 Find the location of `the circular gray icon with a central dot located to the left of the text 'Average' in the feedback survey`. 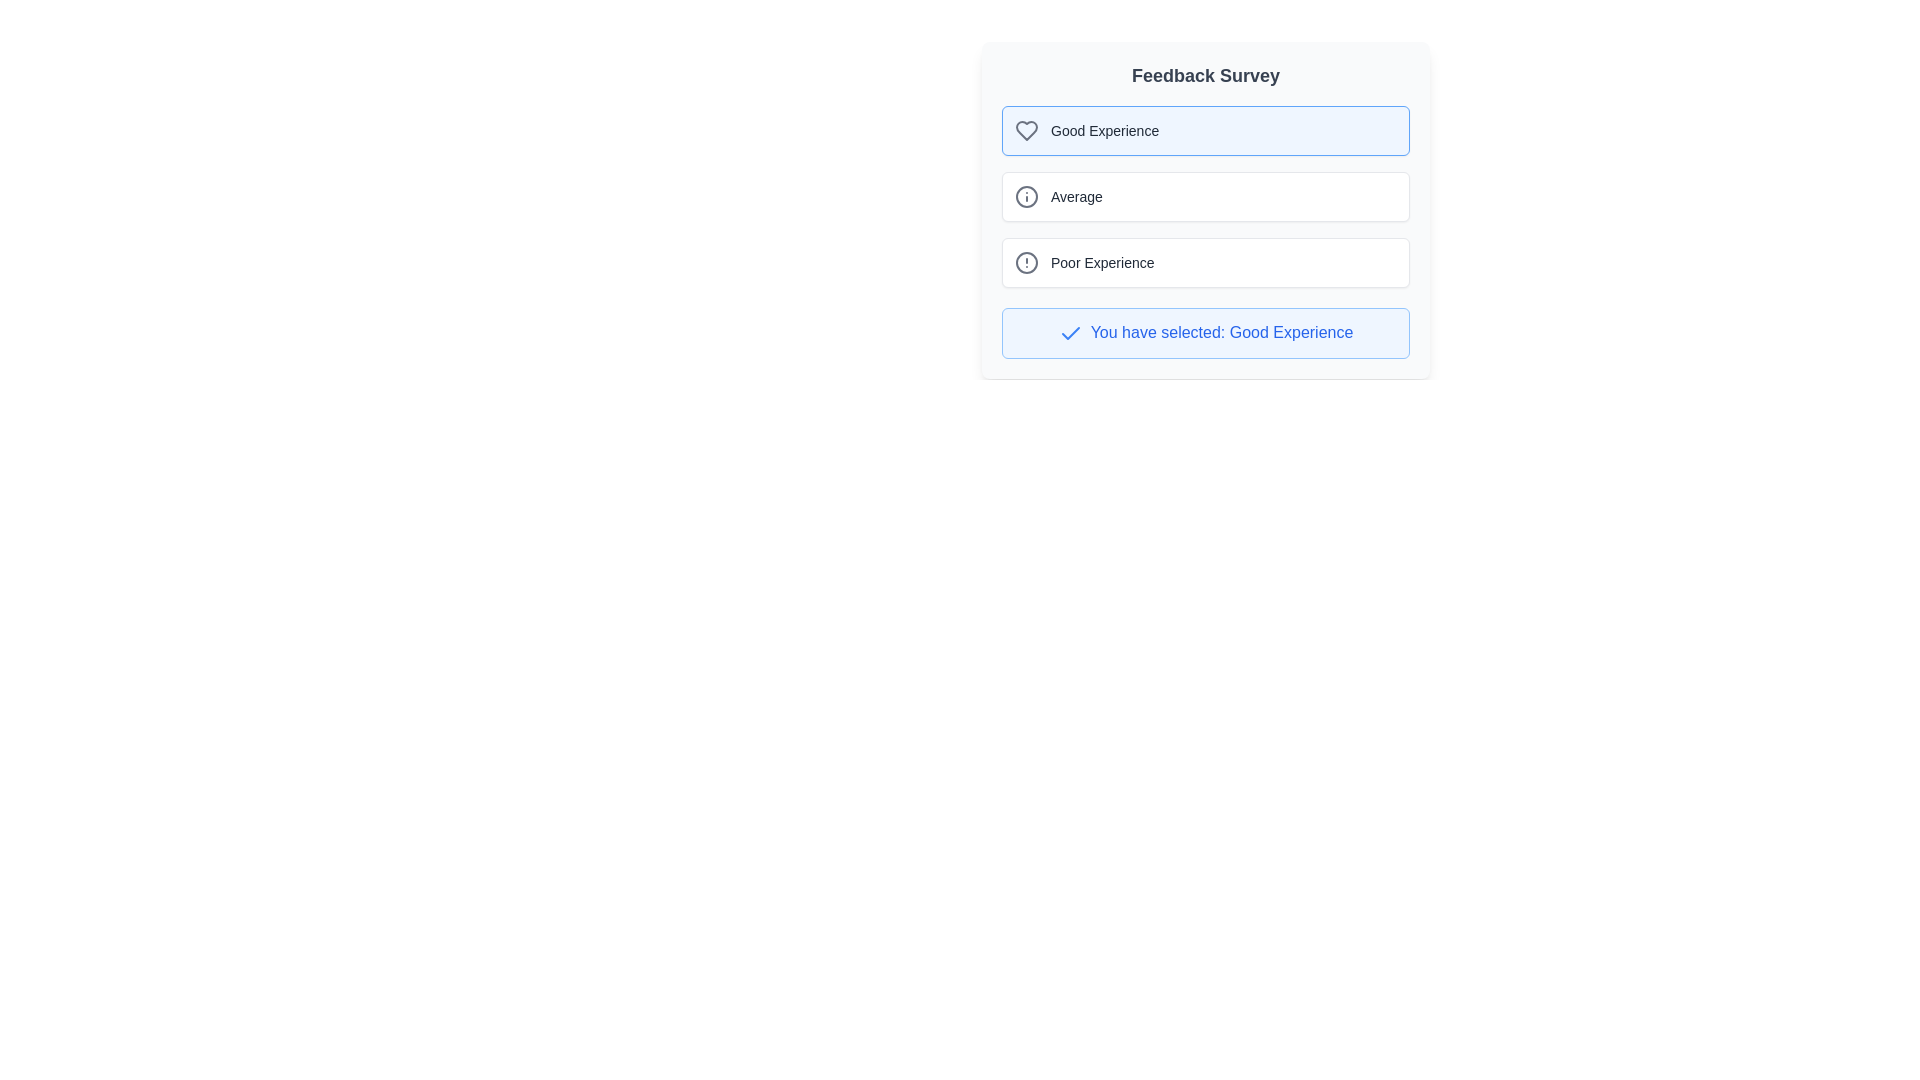

the circular gray icon with a central dot located to the left of the text 'Average' in the feedback survey is located at coordinates (1027, 196).